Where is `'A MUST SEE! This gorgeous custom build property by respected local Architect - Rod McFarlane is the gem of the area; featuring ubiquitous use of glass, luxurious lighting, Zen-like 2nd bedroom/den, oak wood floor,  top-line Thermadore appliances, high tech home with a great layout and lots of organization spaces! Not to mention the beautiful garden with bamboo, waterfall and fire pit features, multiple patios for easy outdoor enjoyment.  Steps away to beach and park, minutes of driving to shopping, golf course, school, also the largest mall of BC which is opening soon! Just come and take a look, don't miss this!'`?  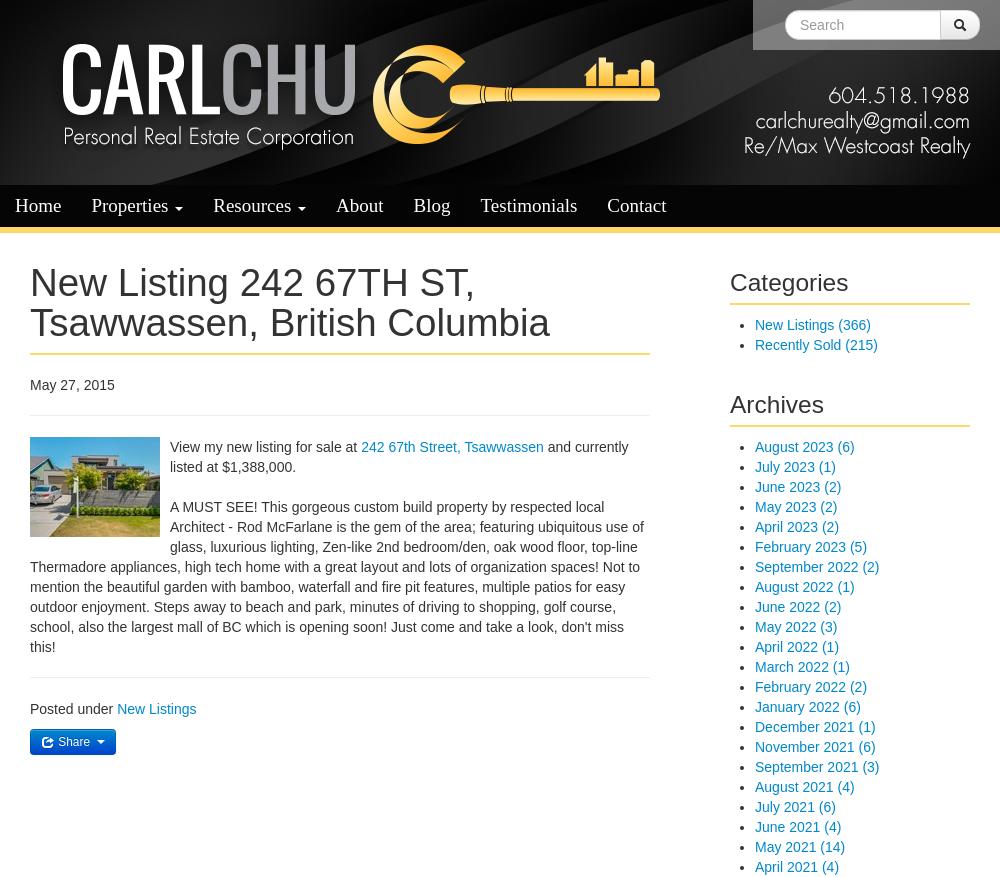 'A MUST SEE! This gorgeous custom build property by respected local Architect - Rod McFarlane is the gem of the area; featuring ubiquitous use of glass, luxurious lighting, Zen-like 2nd bedroom/den, oak wood floor,  top-line Thermadore appliances, high tech home with a great layout and lots of organization spaces! Not to mention the beautiful garden with bamboo, waterfall and fire pit features, multiple patios for easy outdoor enjoyment.  Steps away to beach and park, minutes of driving to shopping, golf course, school, also the largest mall of BC which is opening soon! Just come and take a look, don't miss this!' is located at coordinates (335, 576).